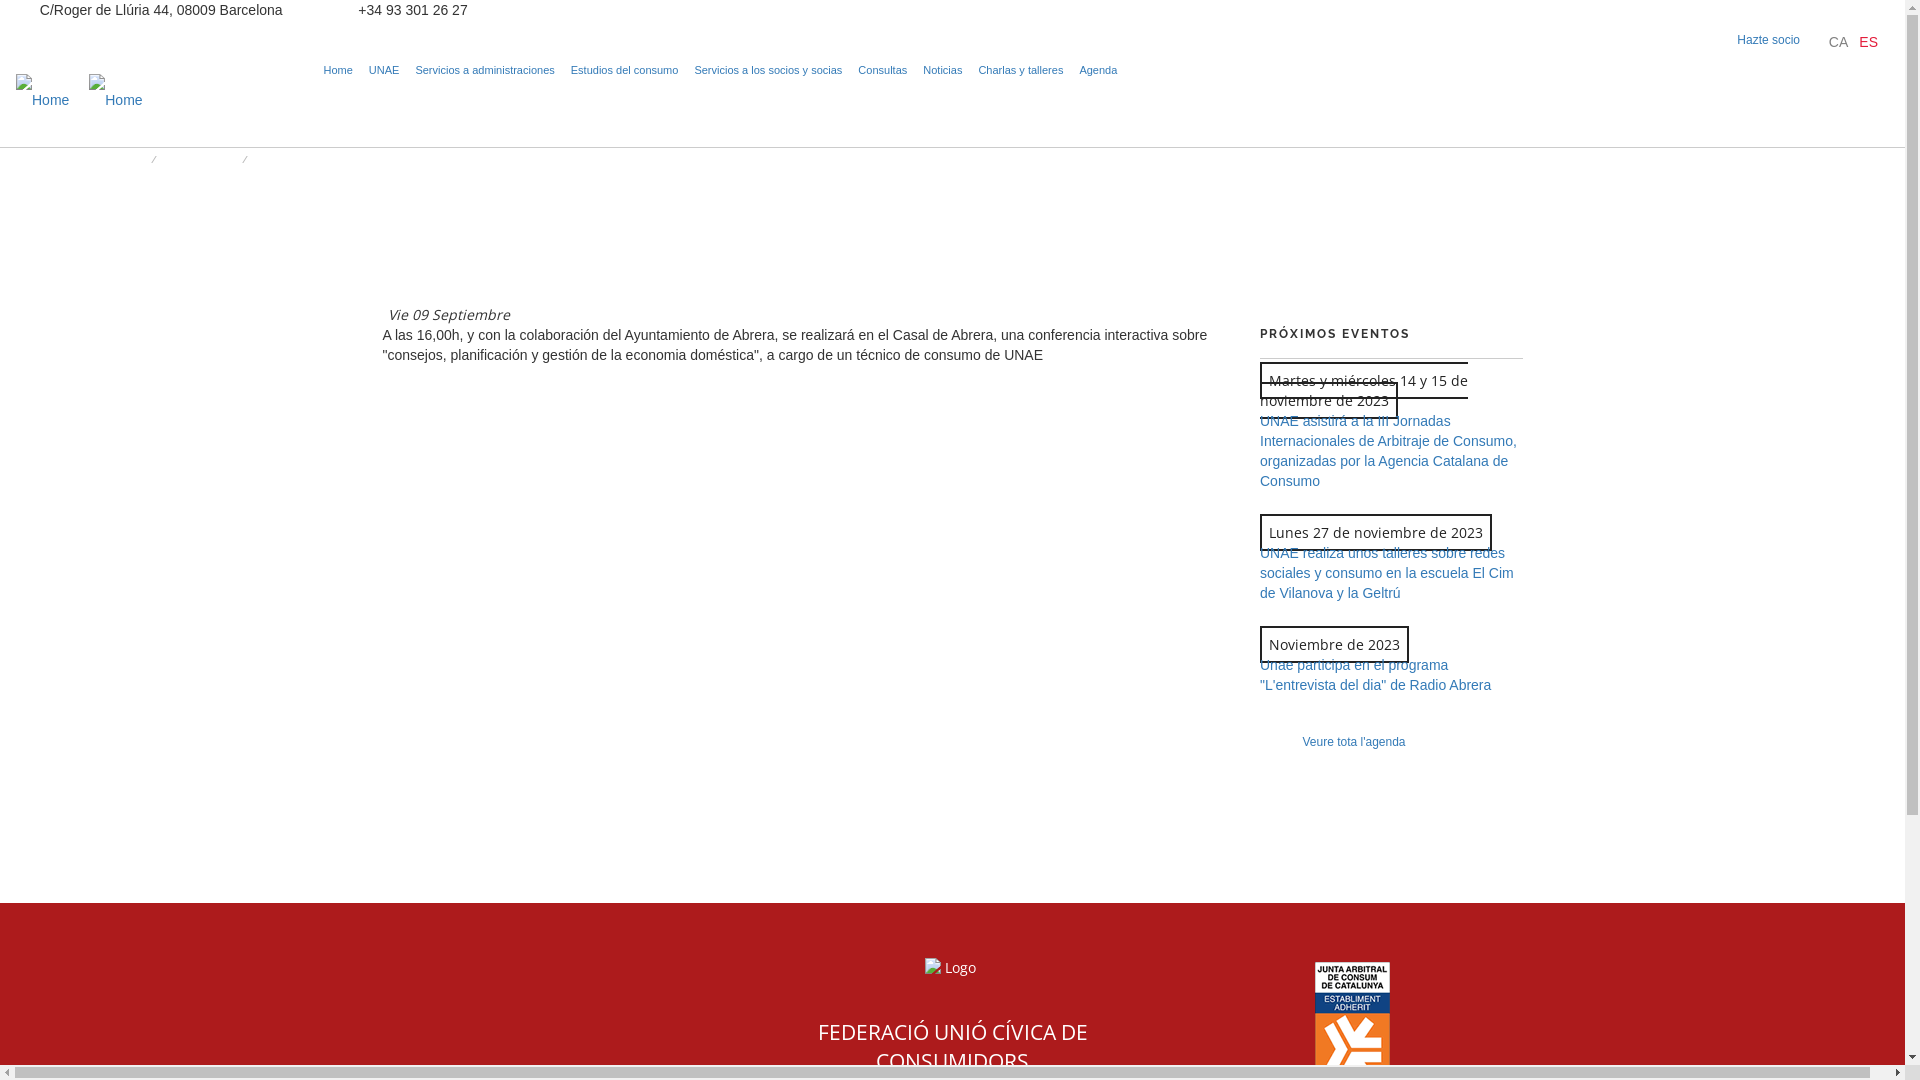 The image size is (1920, 1080). I want to click on 'Agenda', so click(1097, 68).